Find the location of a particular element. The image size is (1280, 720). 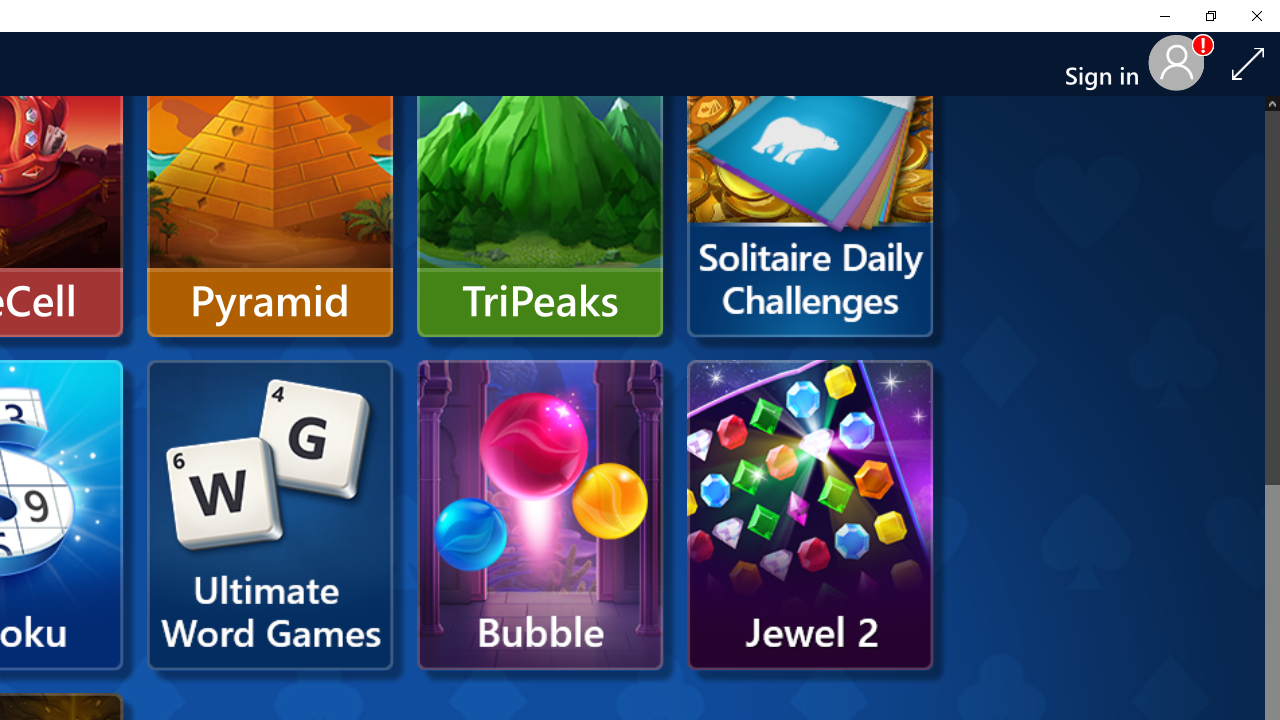

'Restore Solitaire & Casual Games' is located at coordinates (1209, 15).